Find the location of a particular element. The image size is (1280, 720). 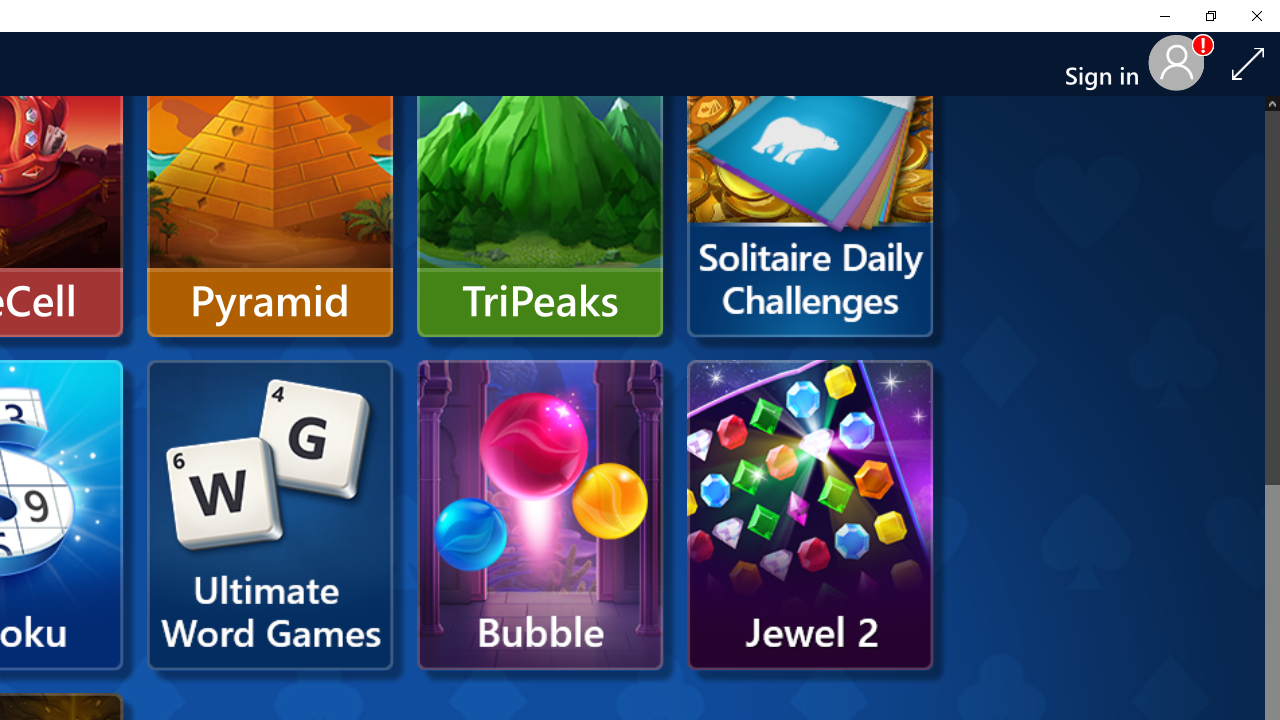

'Restore Solitaire & Casual Games' is located at coordinates (1209, 15).